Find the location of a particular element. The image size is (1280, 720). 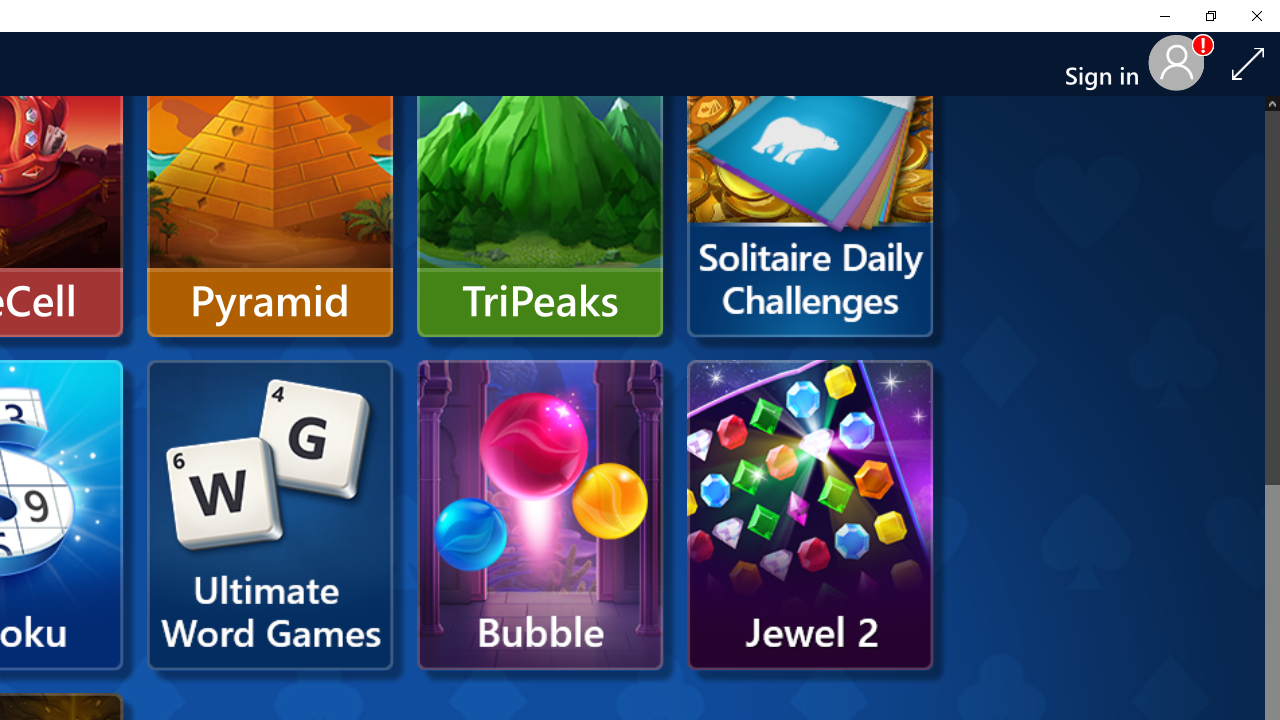

'Restore Solitaire & Casual Games' is located at coordinates (1209, 15).